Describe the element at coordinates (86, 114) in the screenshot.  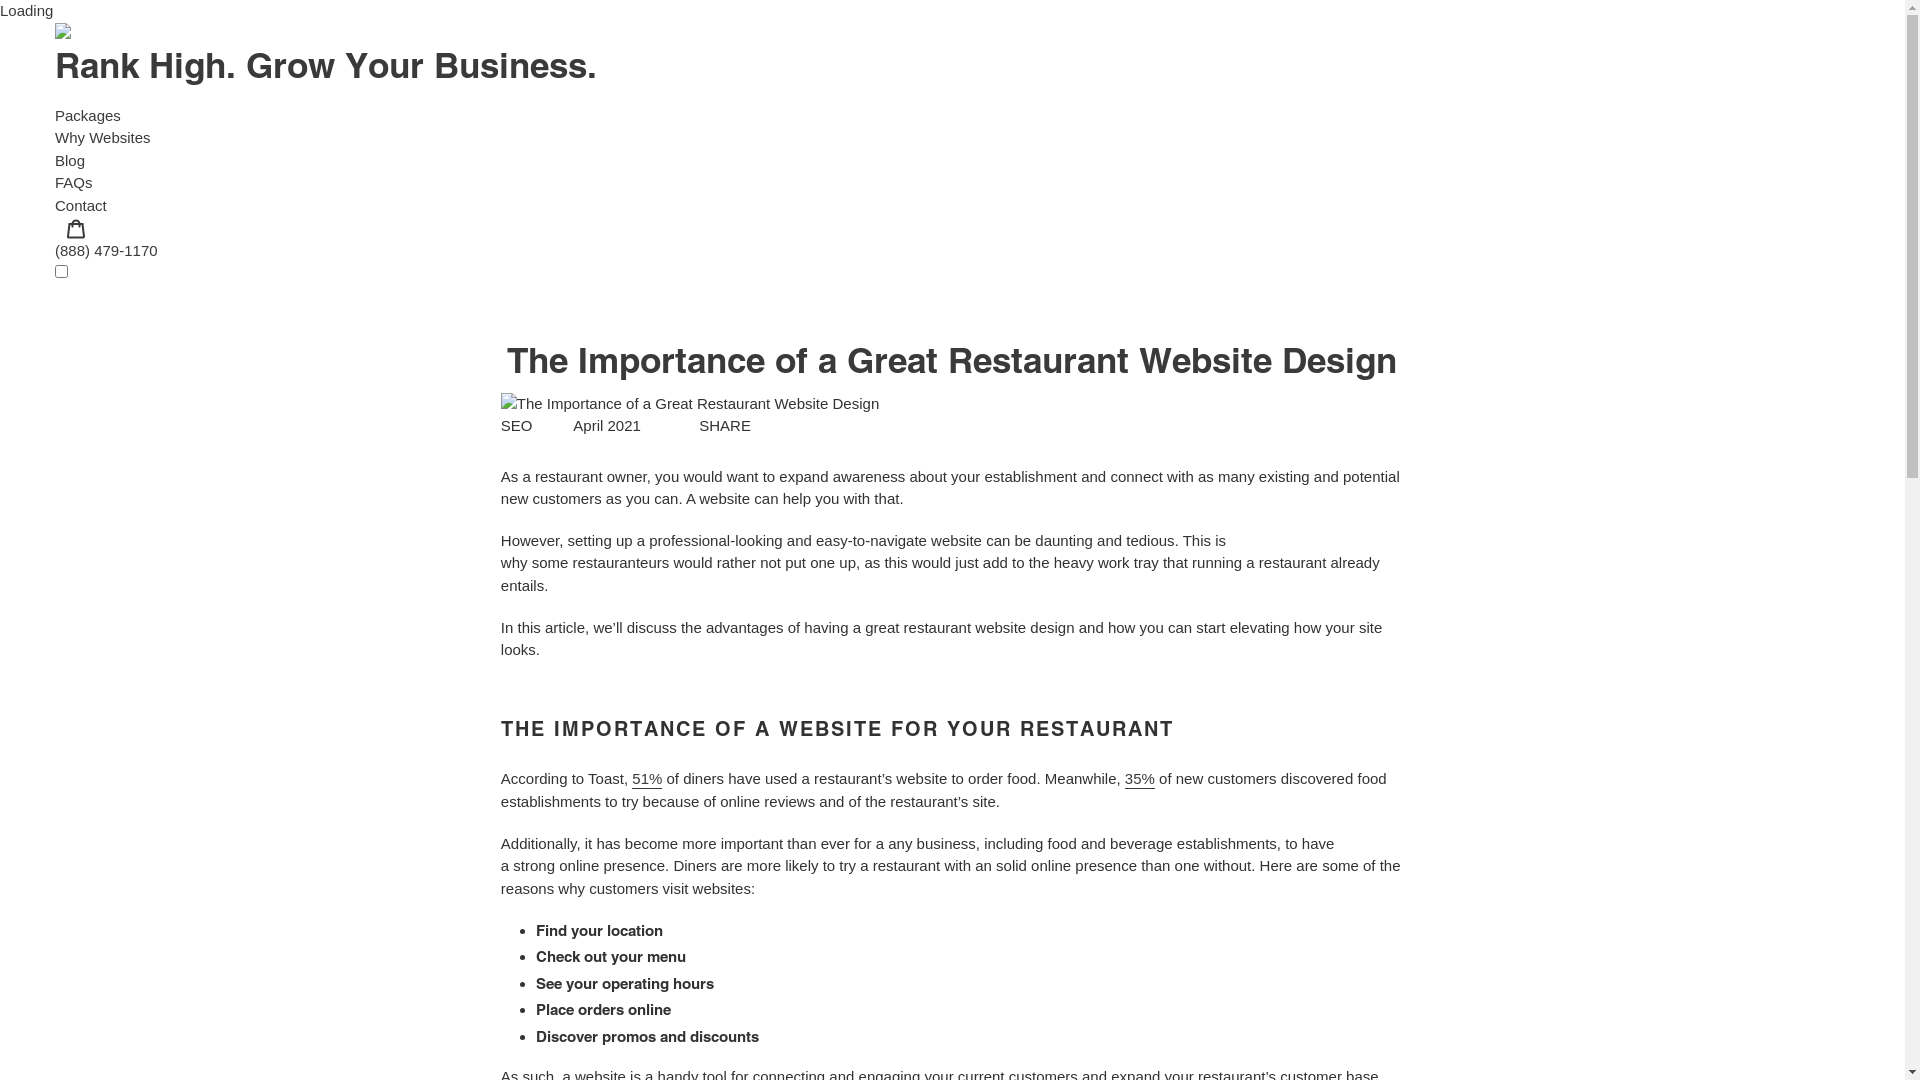
I see `'Packages'` at that location.